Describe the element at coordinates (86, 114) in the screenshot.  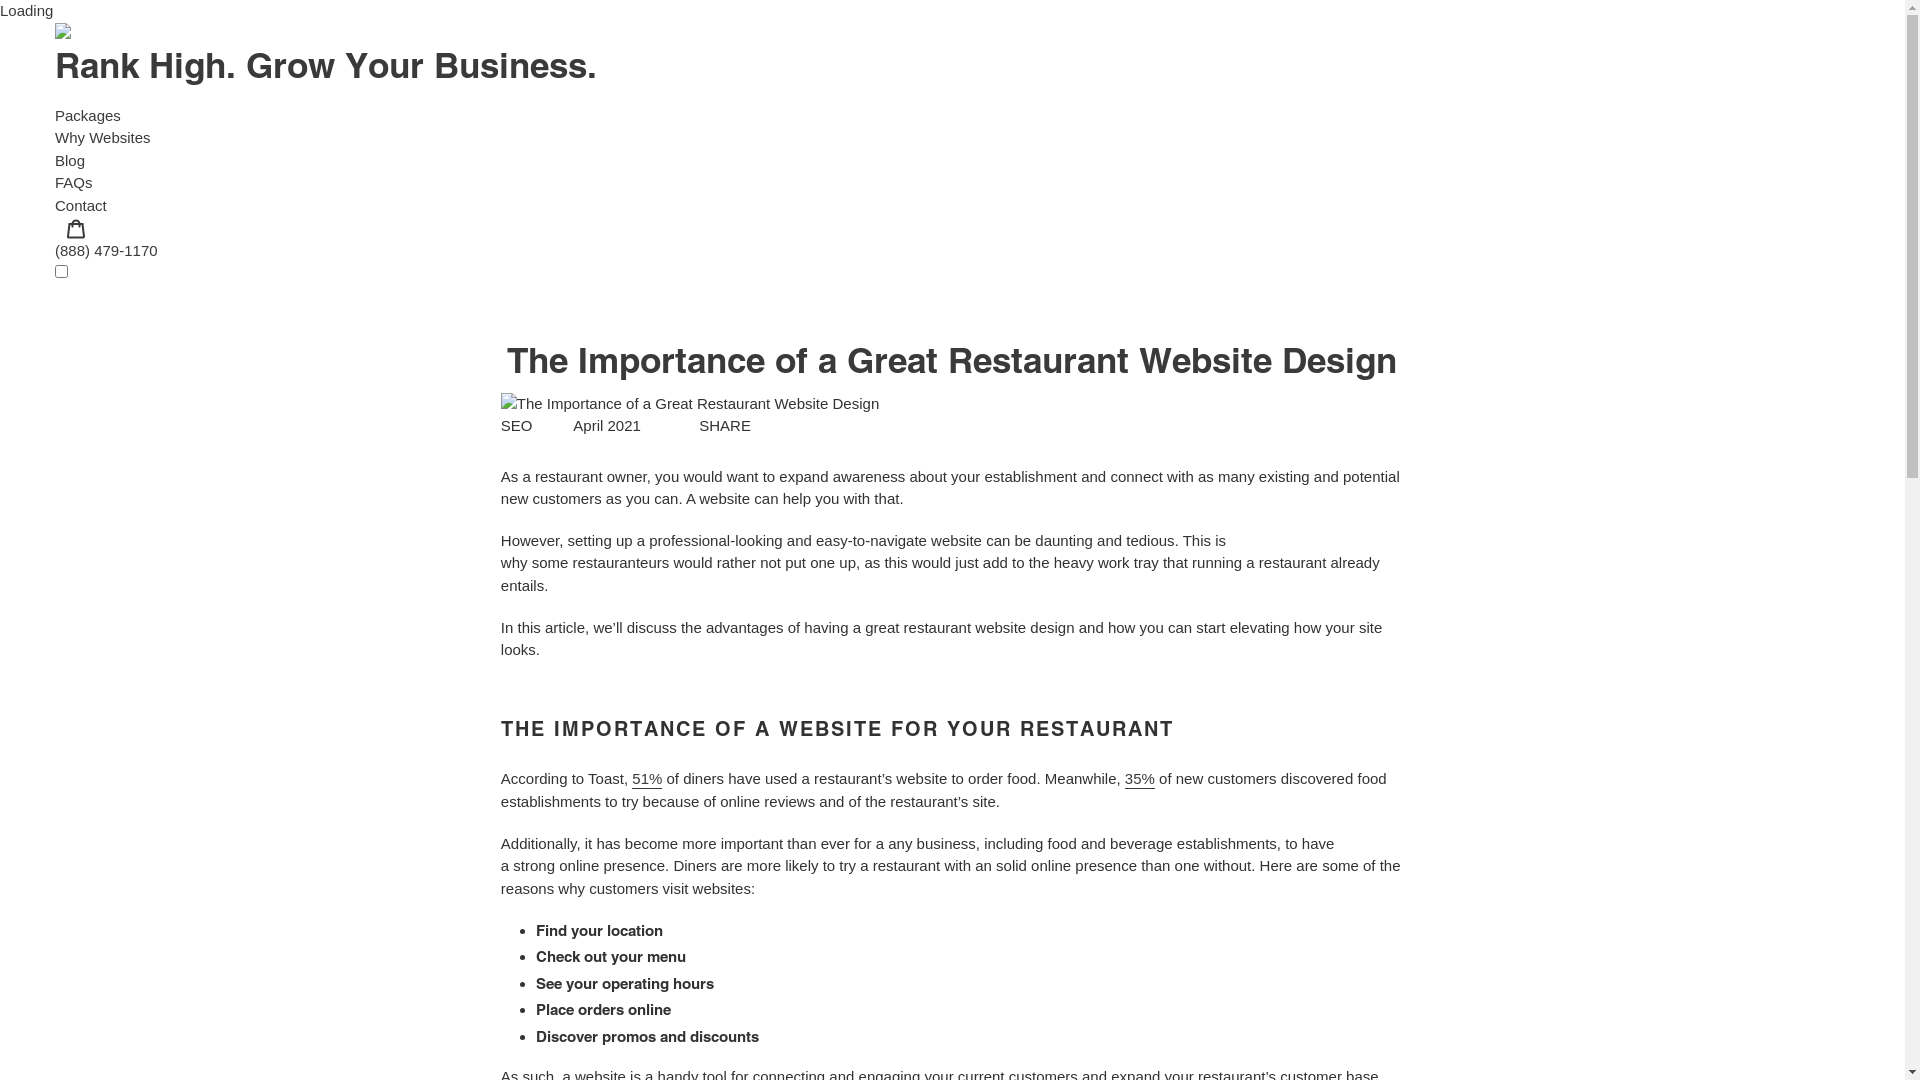
I see `'Packages'` at that location.